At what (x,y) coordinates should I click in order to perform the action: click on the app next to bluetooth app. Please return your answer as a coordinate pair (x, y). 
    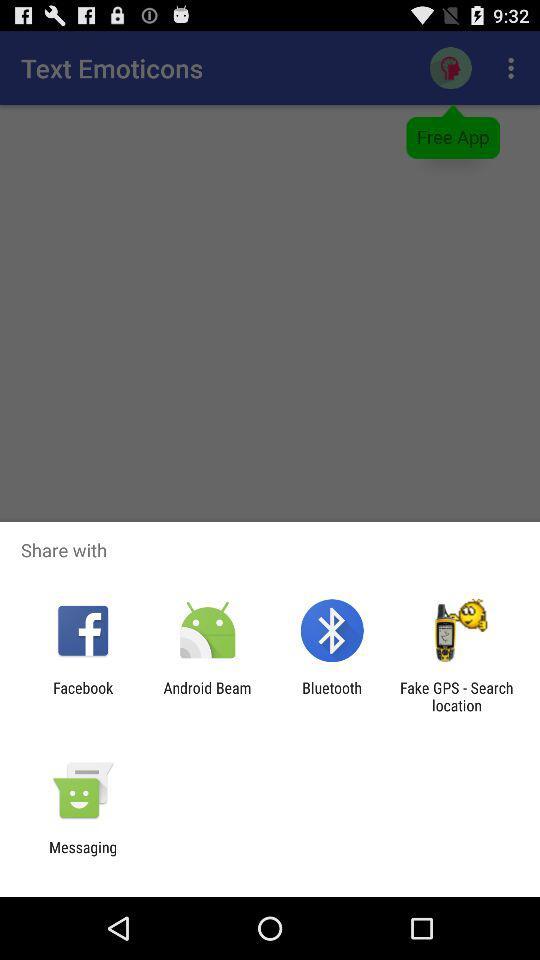
    Looking at the image, I should click on (456, 696).